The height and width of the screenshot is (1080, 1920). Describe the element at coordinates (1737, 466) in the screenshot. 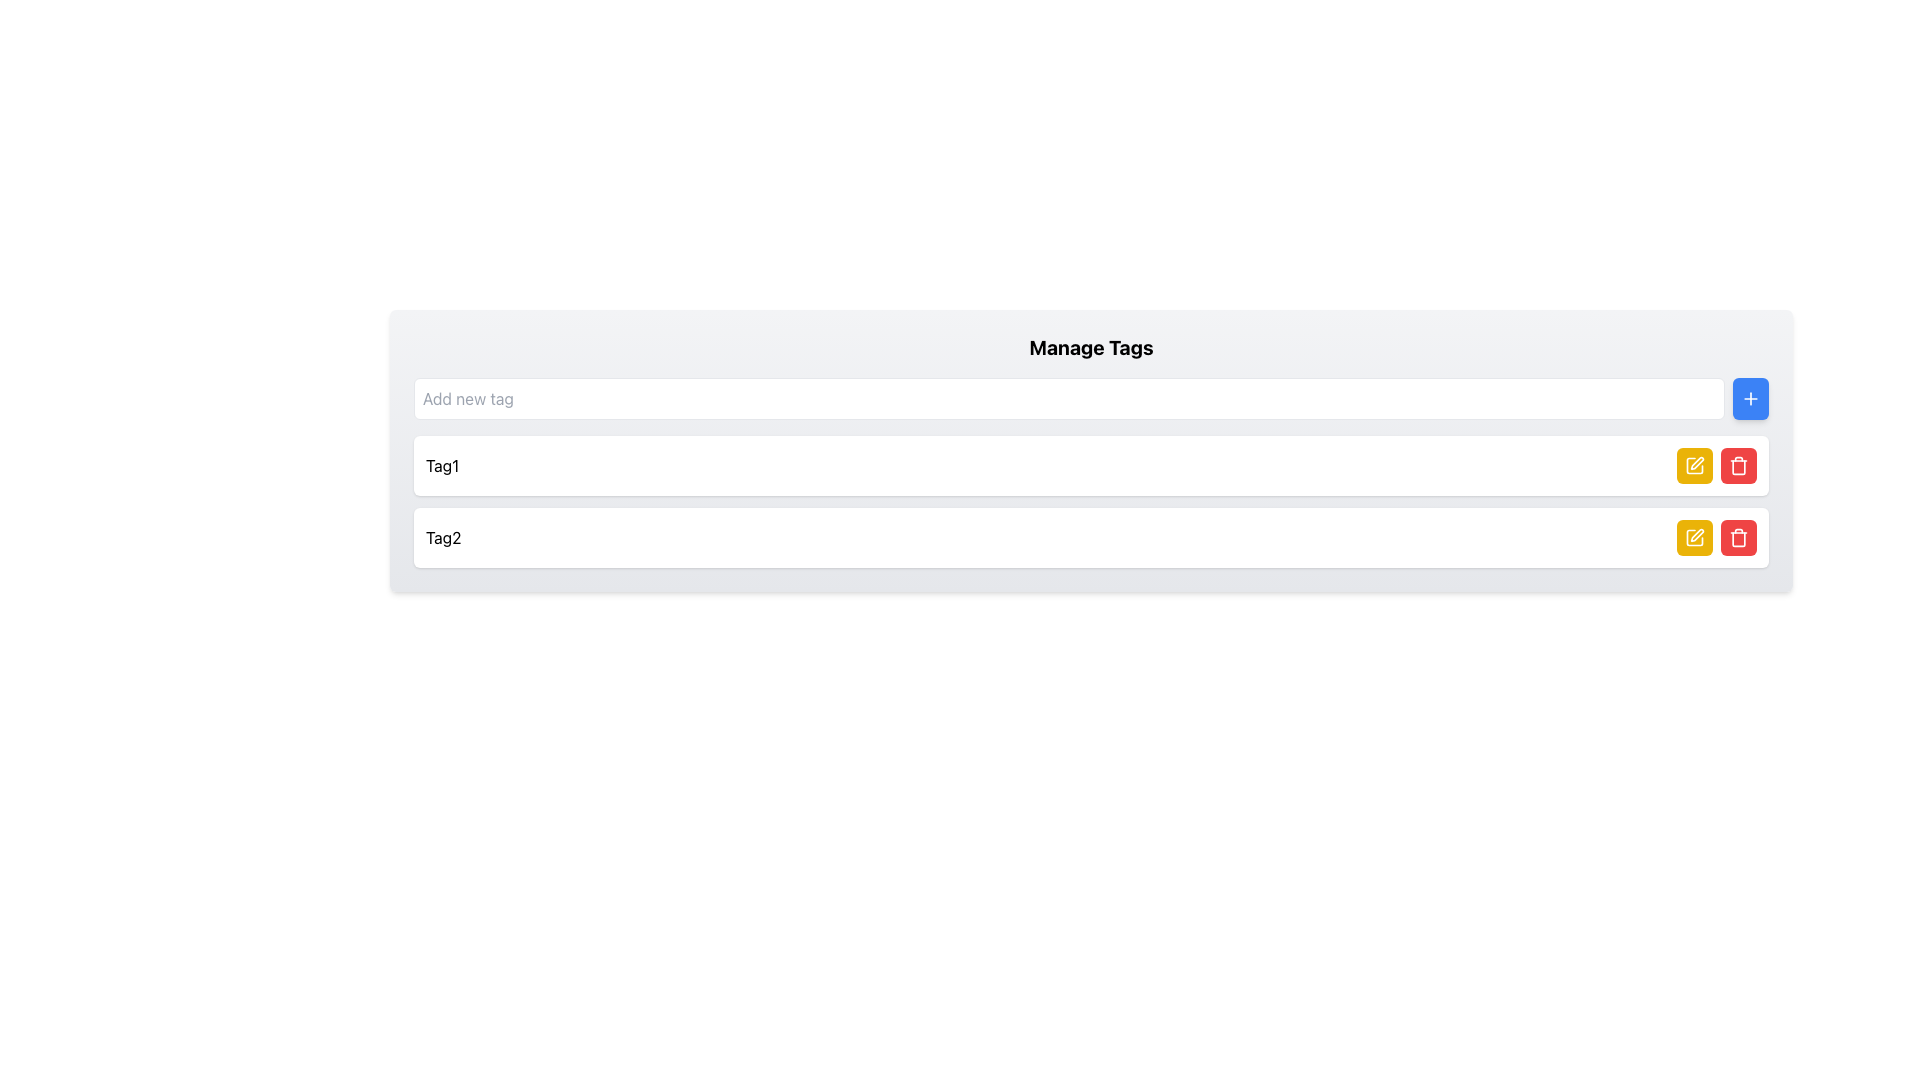

I see `the delete icon, which is a minimalist trash can icon with a red background, located next to a yellow edit icon in the second row of the interface` at that location.